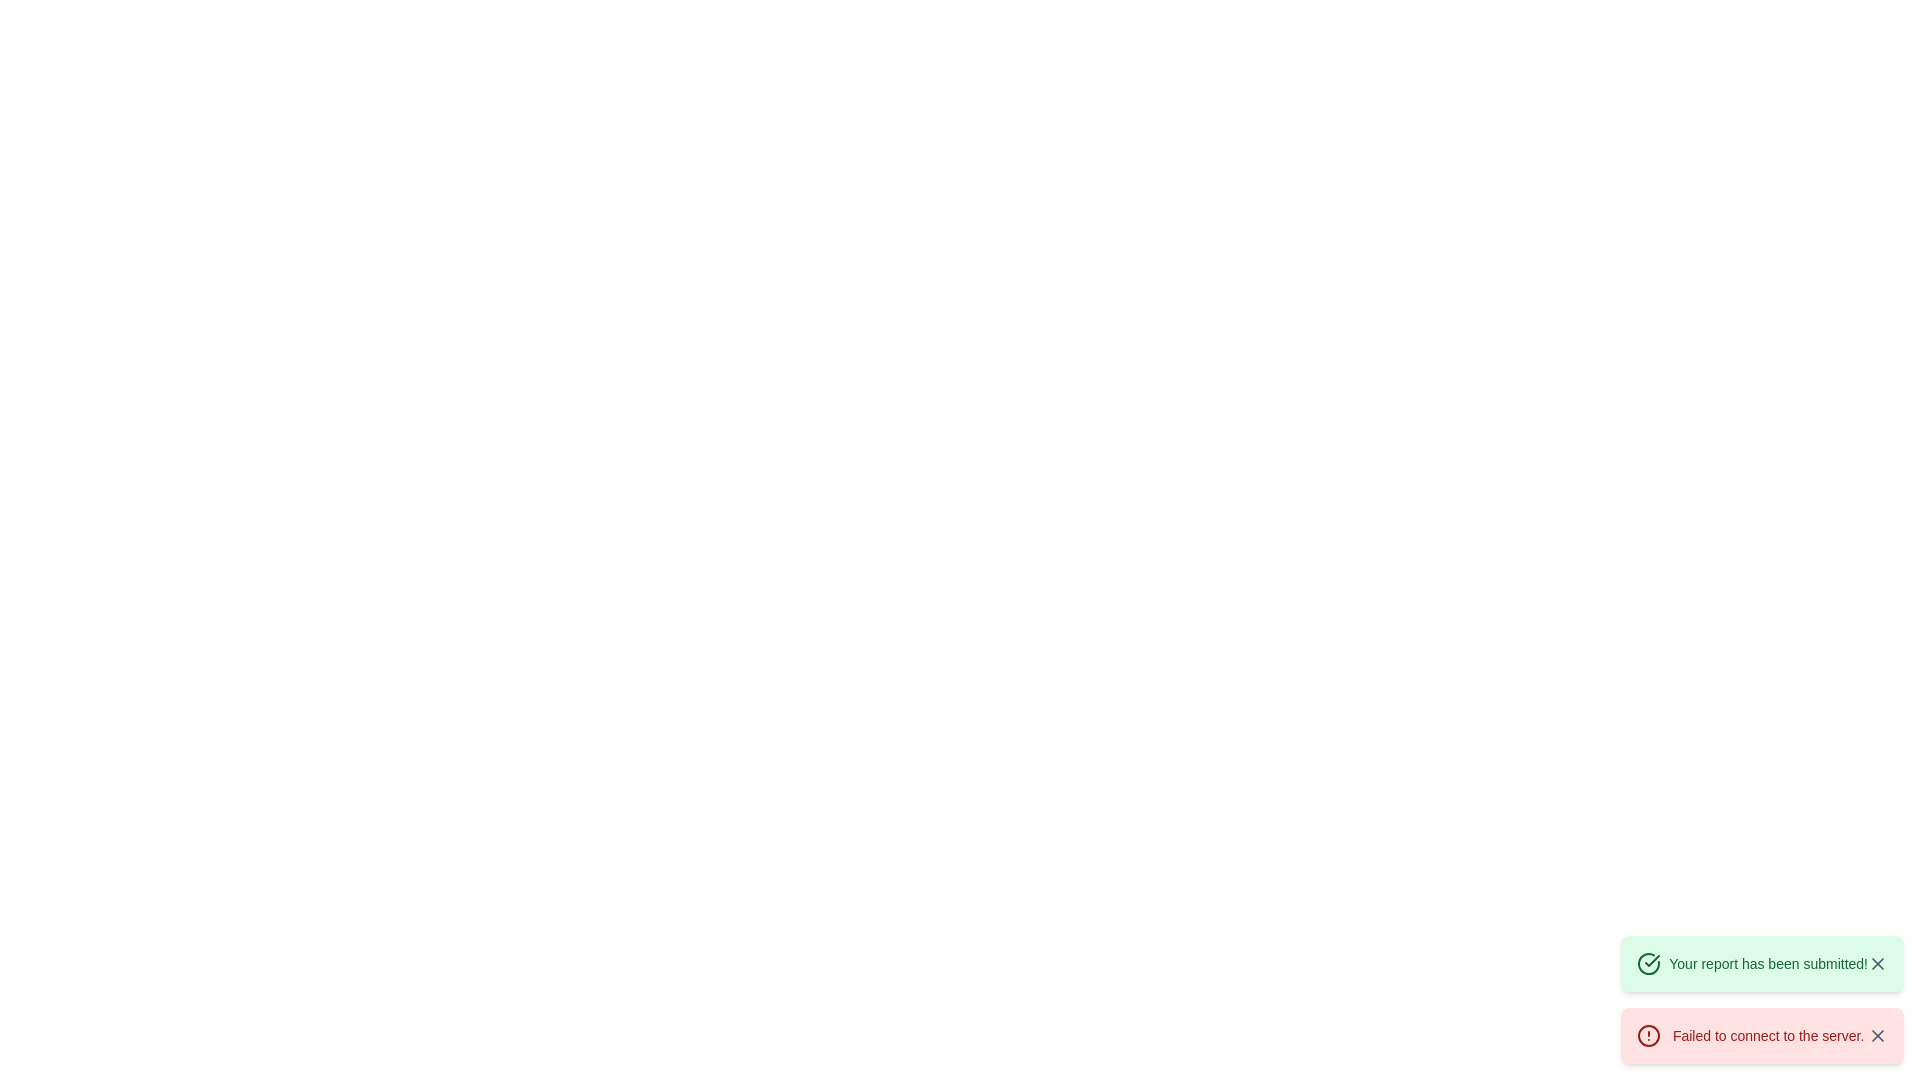 This screenshot has height=1080, width=1920. Describe the element at coordinates (1649, 1035) in the screenshot. I see `the warning icon within the notification card that indicates an error alert, situated next to the message 'Failed to connect to the server.'` at that location.